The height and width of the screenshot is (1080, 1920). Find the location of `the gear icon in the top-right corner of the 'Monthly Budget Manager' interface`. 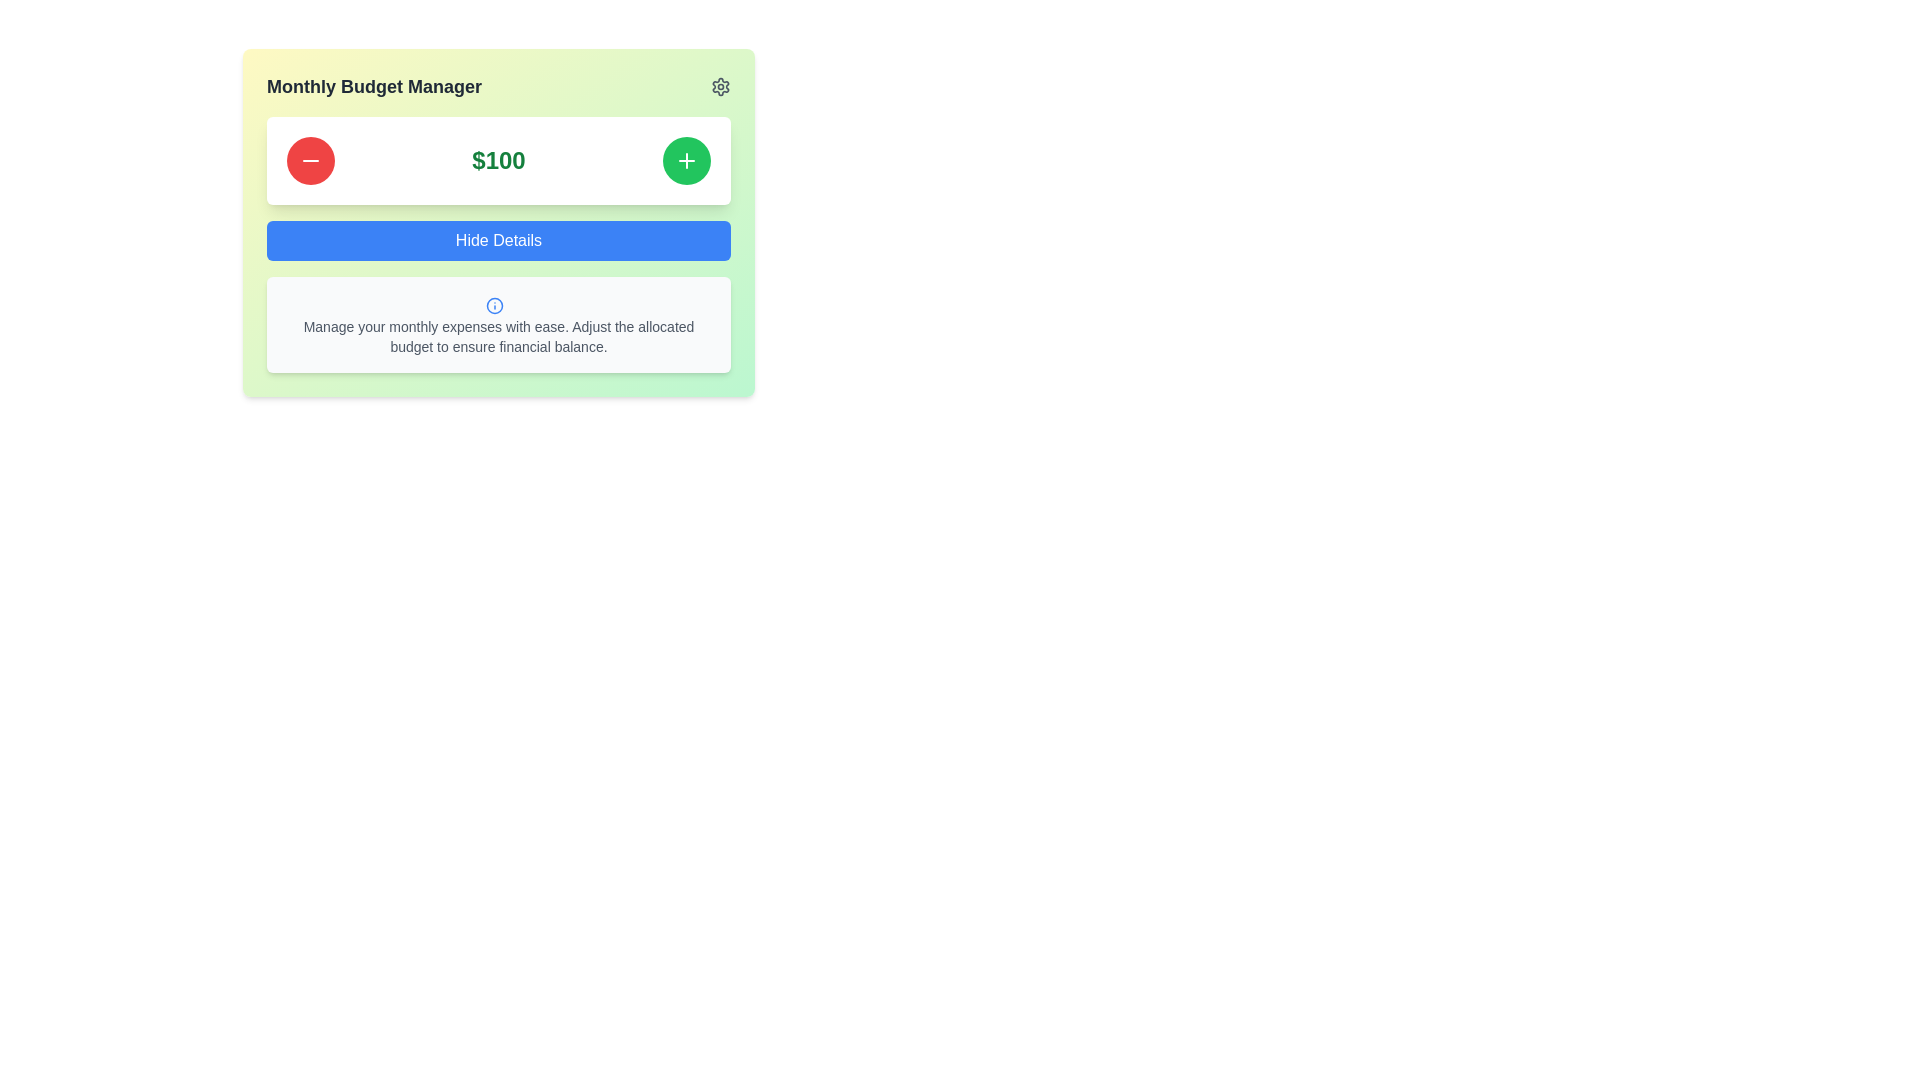

the gear icon in the top-right corner of the 'Monthly Budget Manager' interface is located at coordinates (720, 86).